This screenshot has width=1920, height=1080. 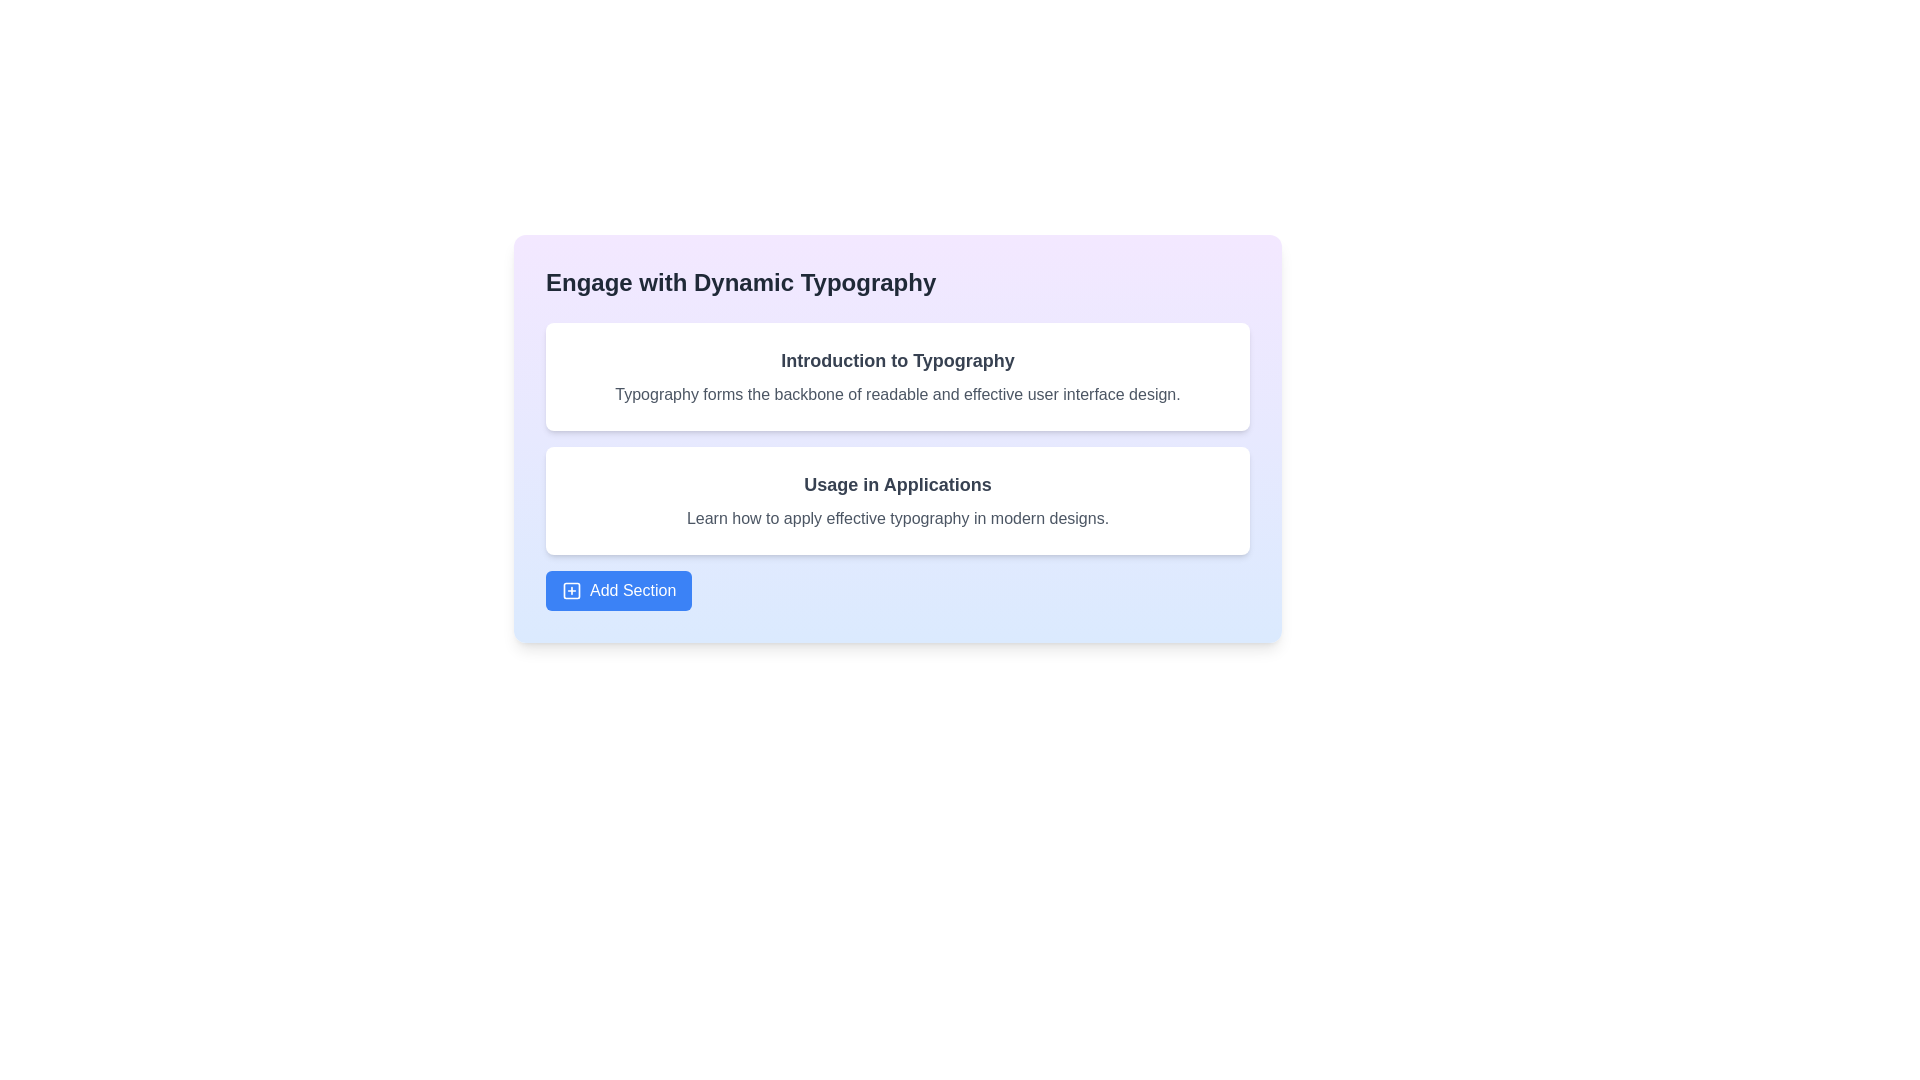 What do you see at coordinates (632, 589) in the screenshot?
I see `the text label that serves as the central content for the button which adds a new content section, located at the lower-center of the interface` at bounding box center [632, 589].